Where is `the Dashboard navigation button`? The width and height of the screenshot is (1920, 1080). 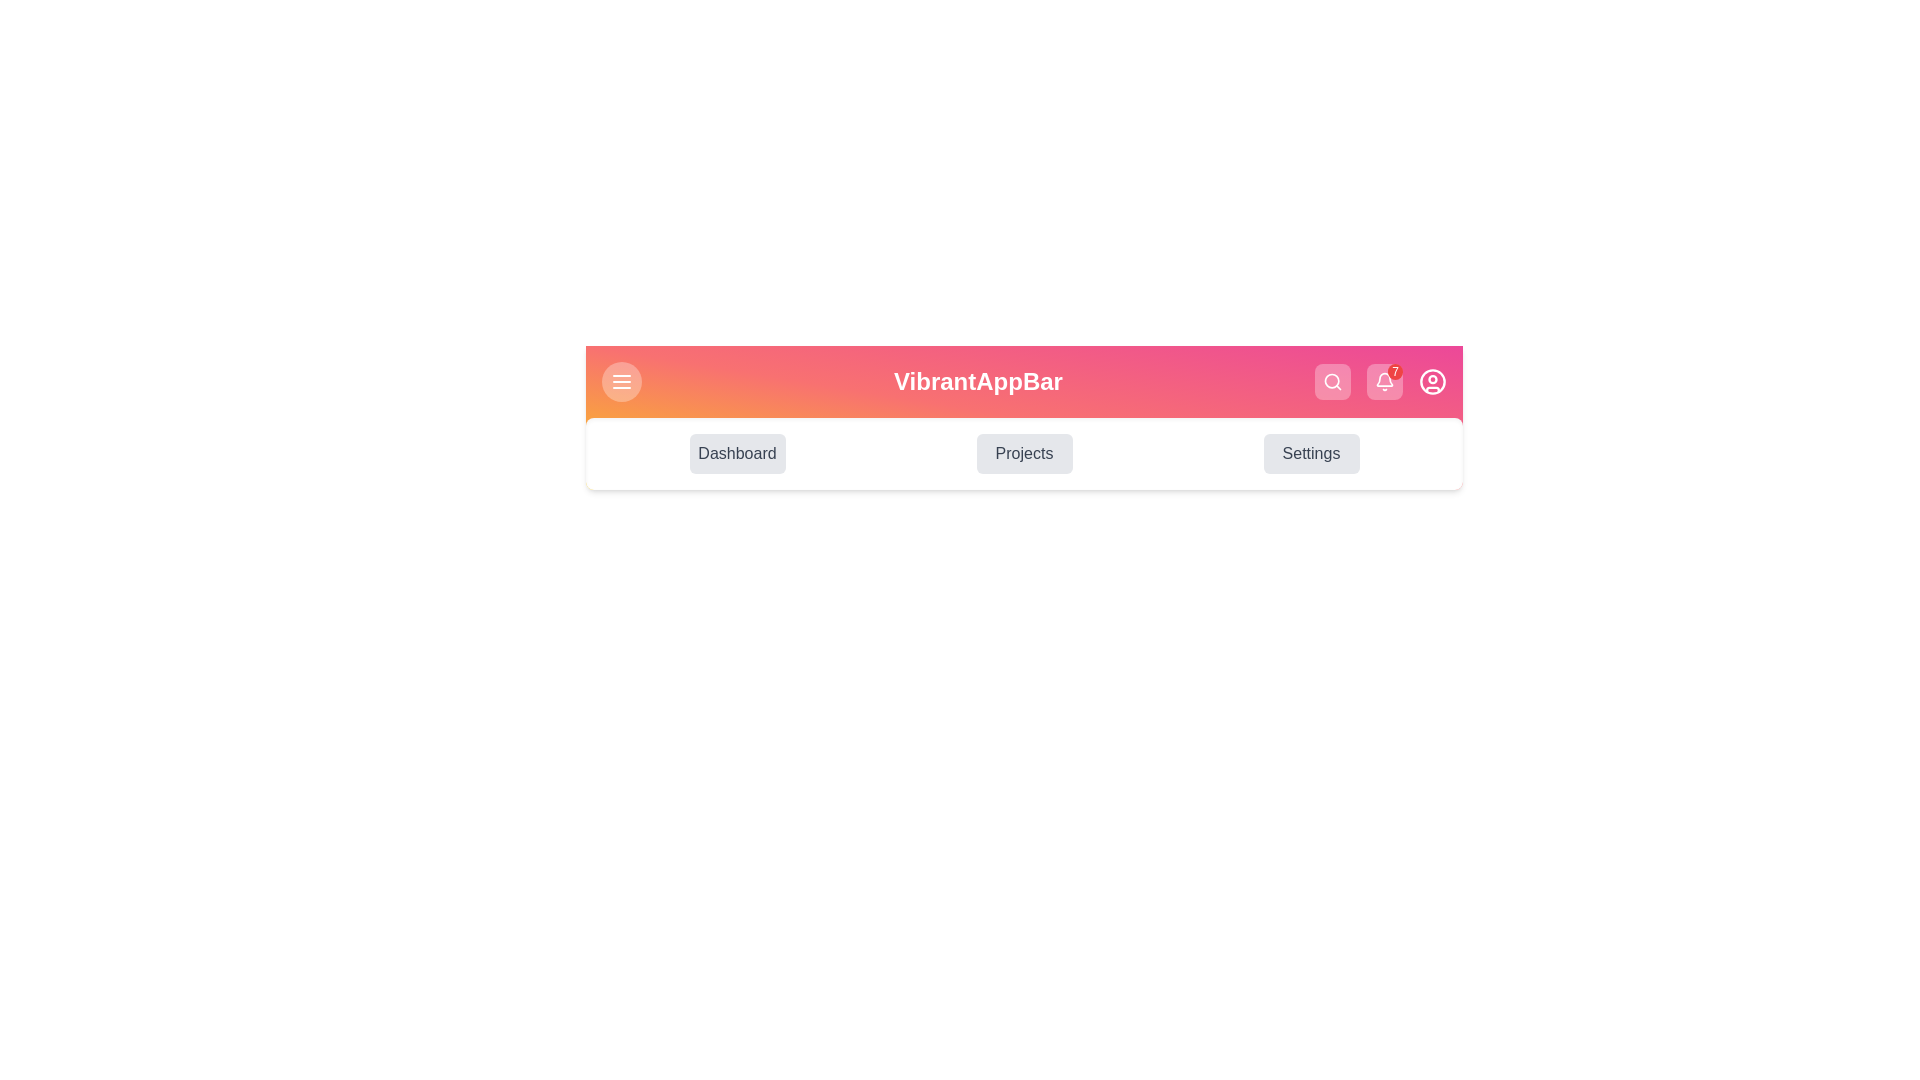
the Dashboard navigation button is located at coordinates (736, 454).